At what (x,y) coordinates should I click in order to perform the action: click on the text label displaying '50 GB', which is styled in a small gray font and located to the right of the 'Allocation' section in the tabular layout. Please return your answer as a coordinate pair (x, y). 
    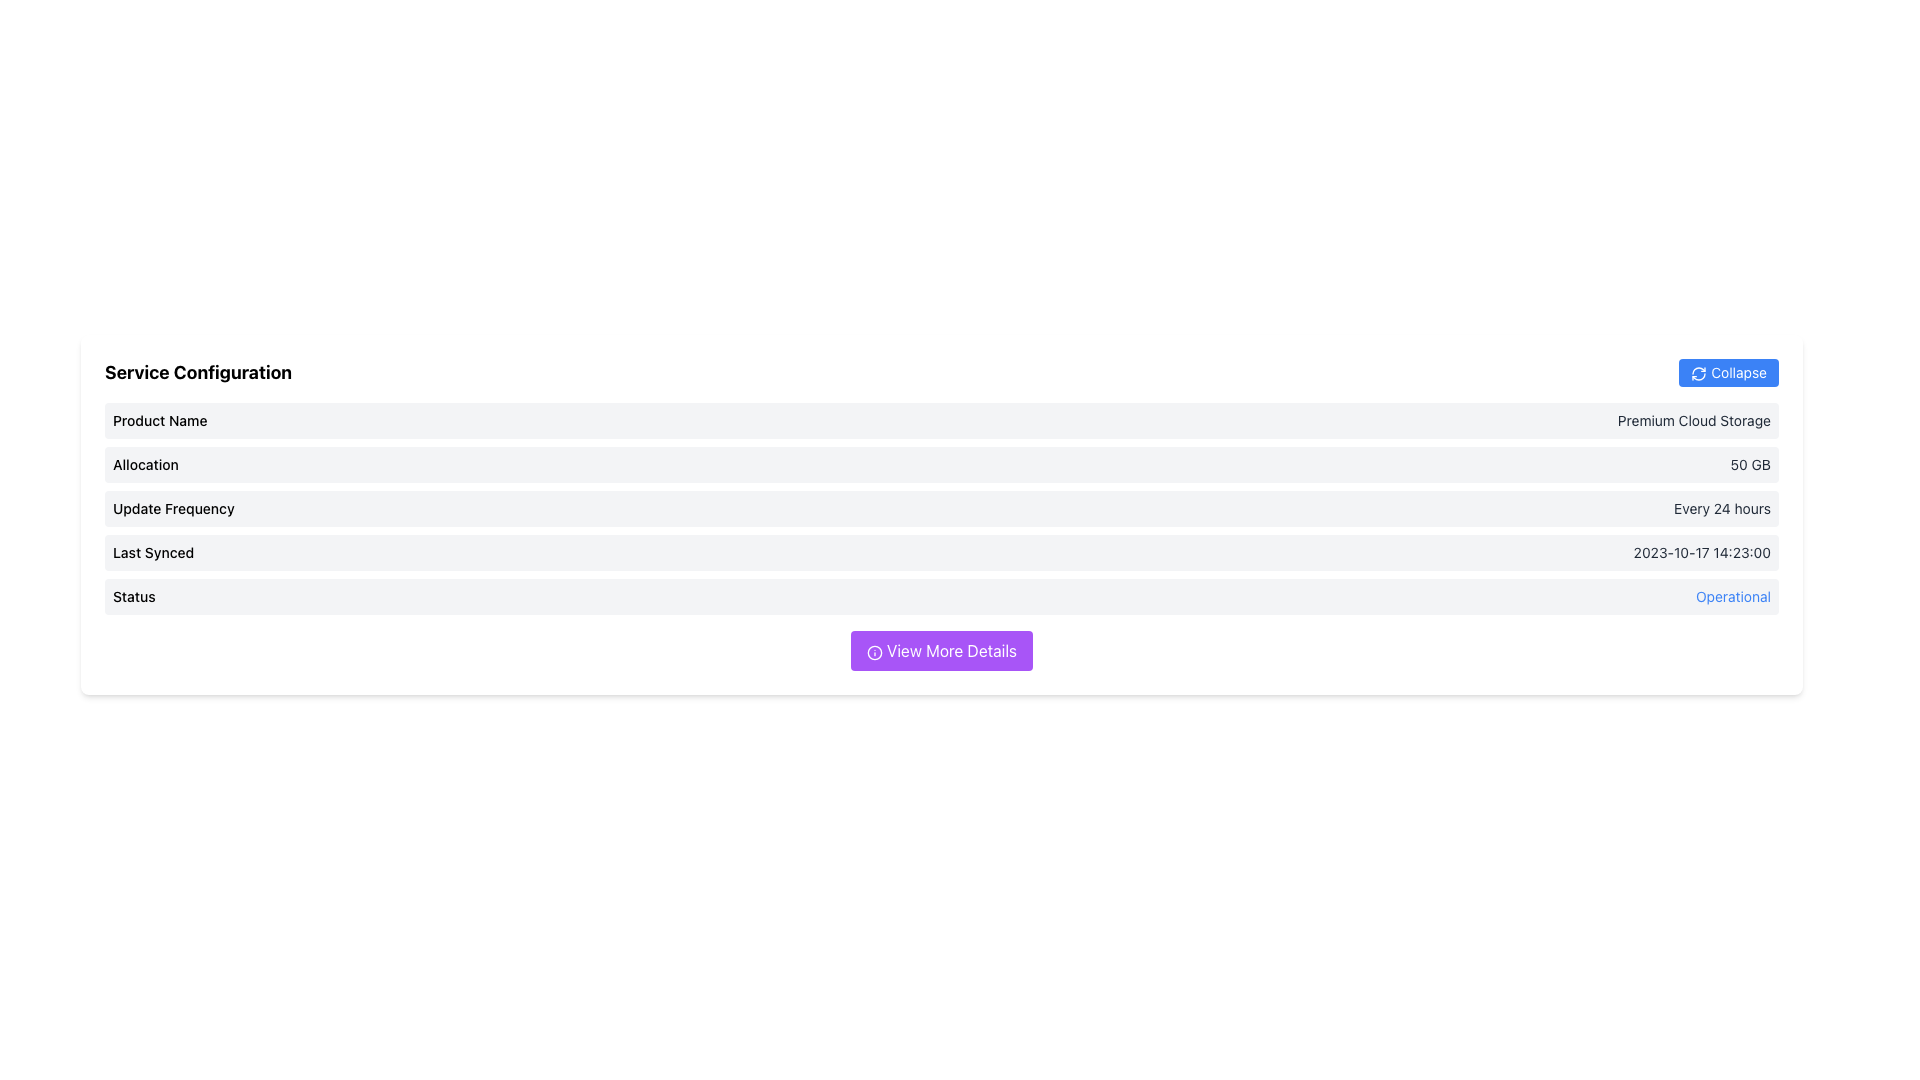
    Looking at the image, I should click on (1749, 465).